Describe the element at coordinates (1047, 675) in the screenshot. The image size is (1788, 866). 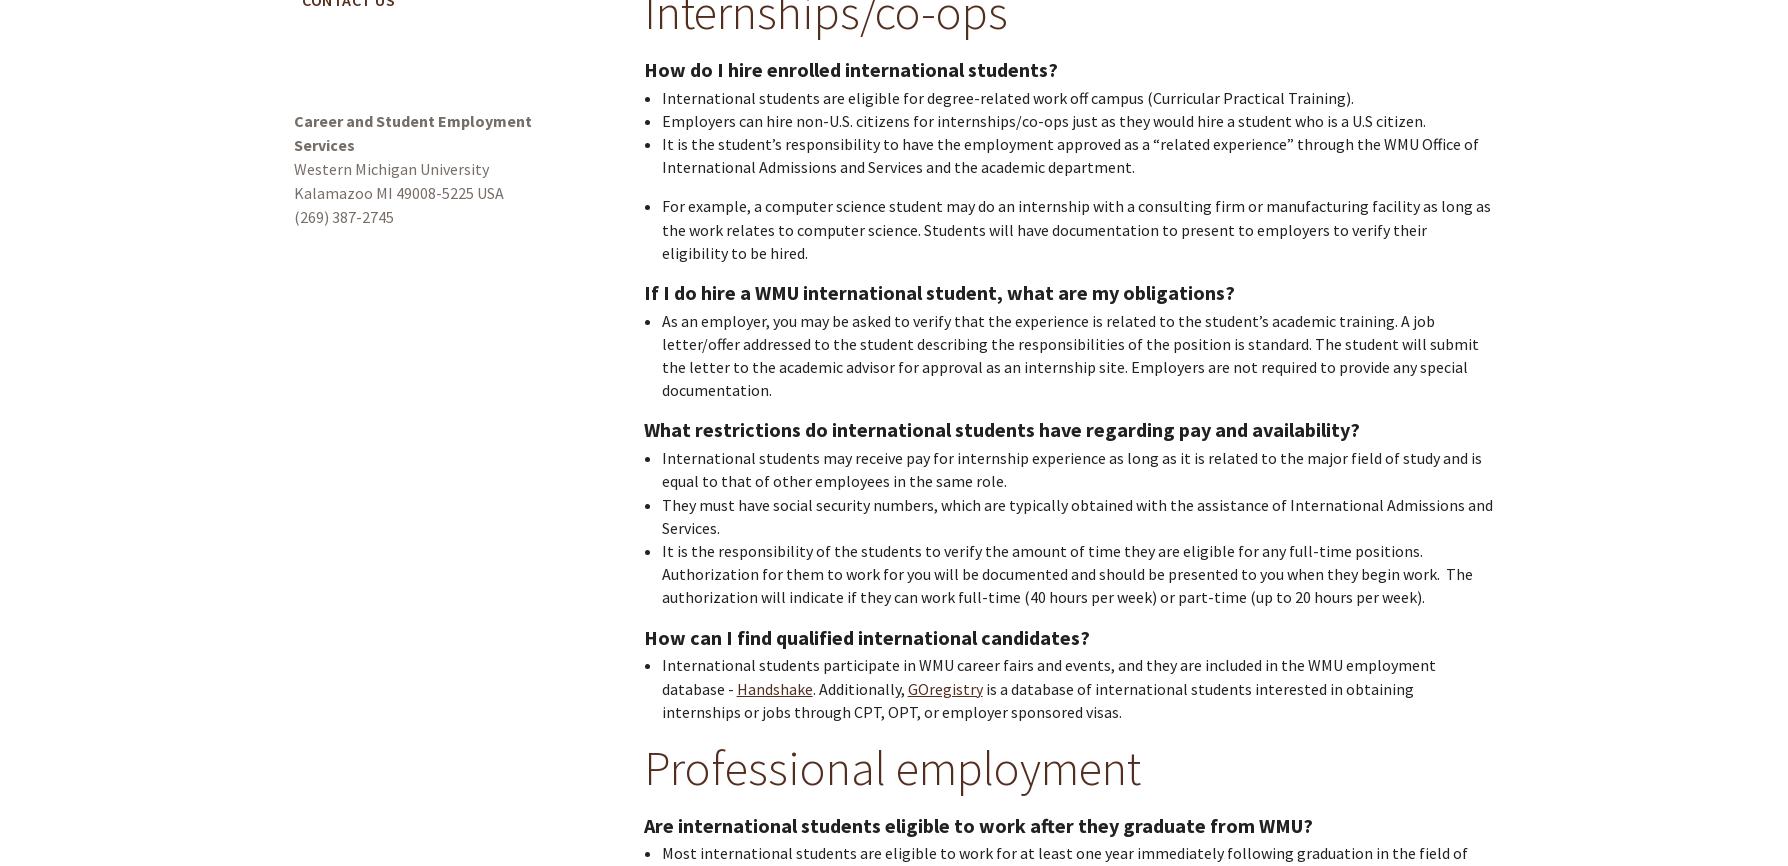
I see `'International students participate in WMU career fairs and events, and they are included in the WMU employment database -'` at that location.